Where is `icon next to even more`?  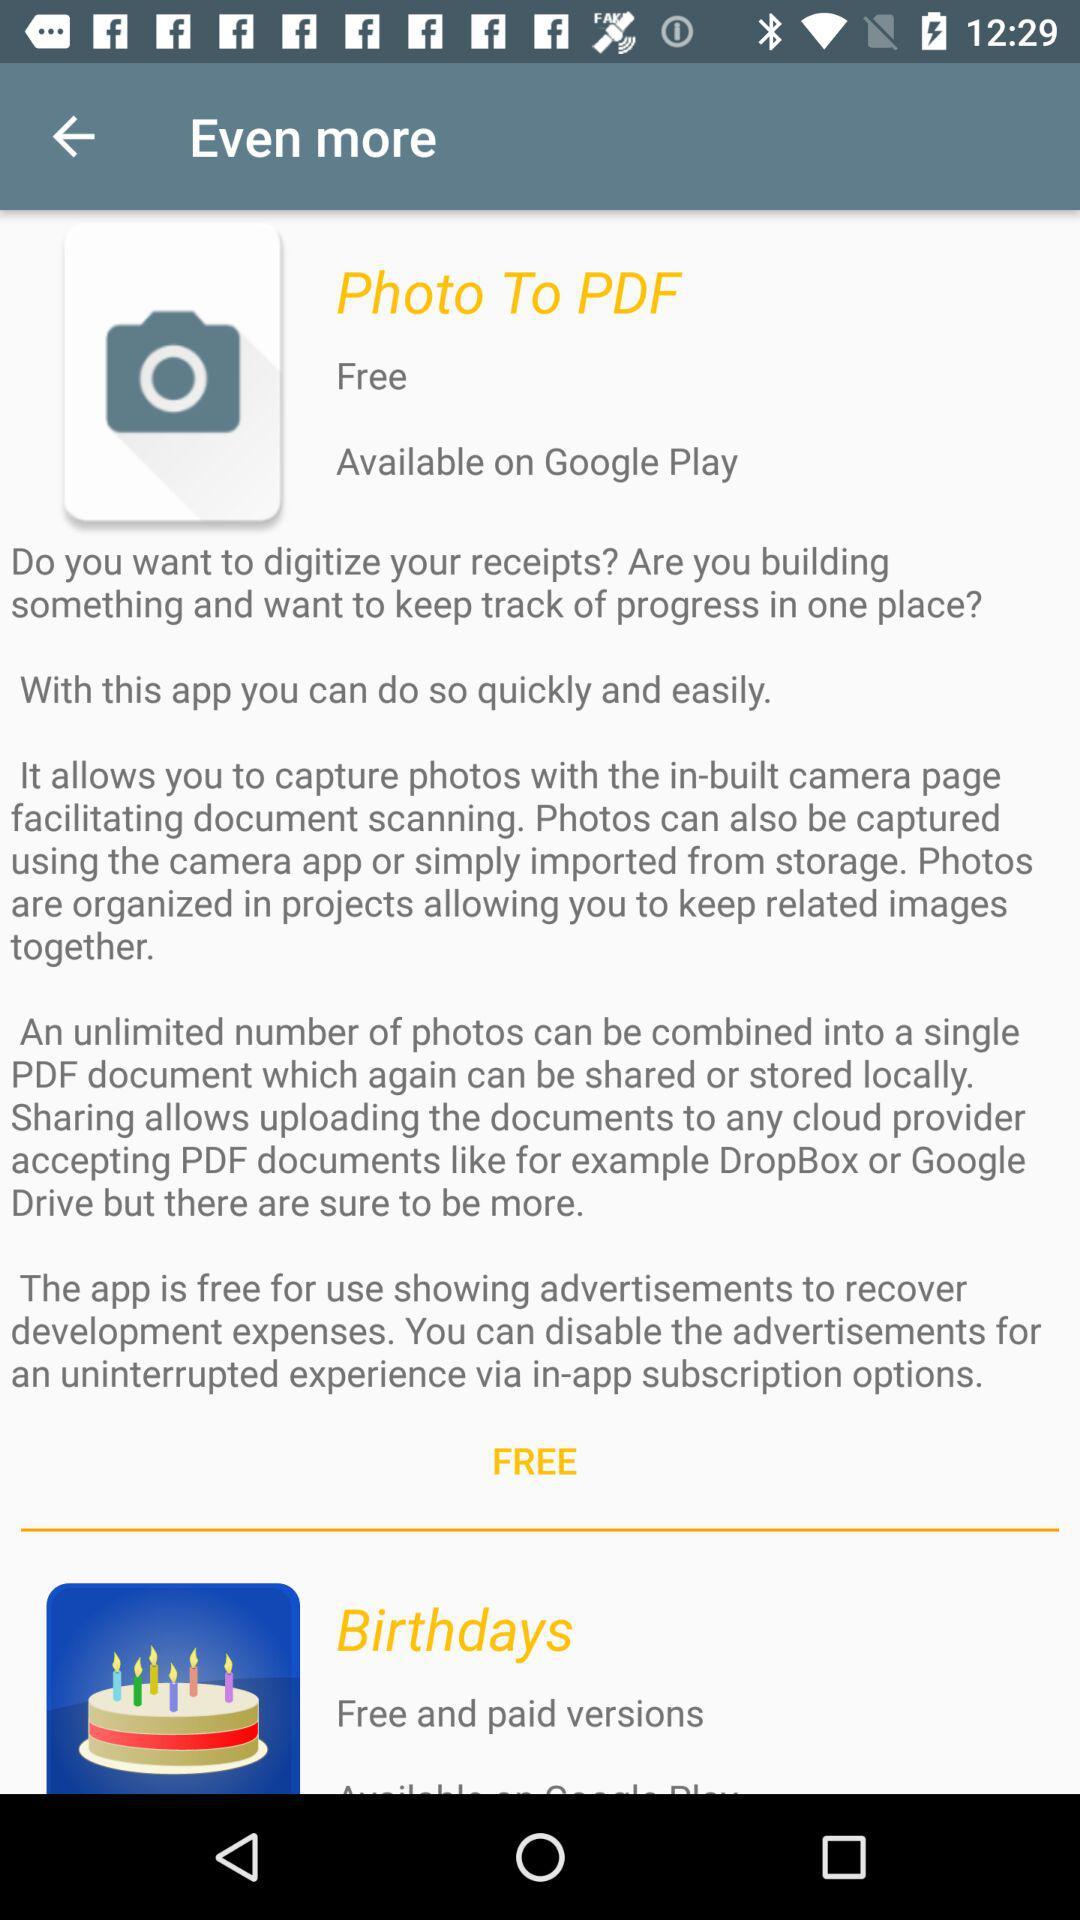 icon next to even more is located at coordinates (72, 135).